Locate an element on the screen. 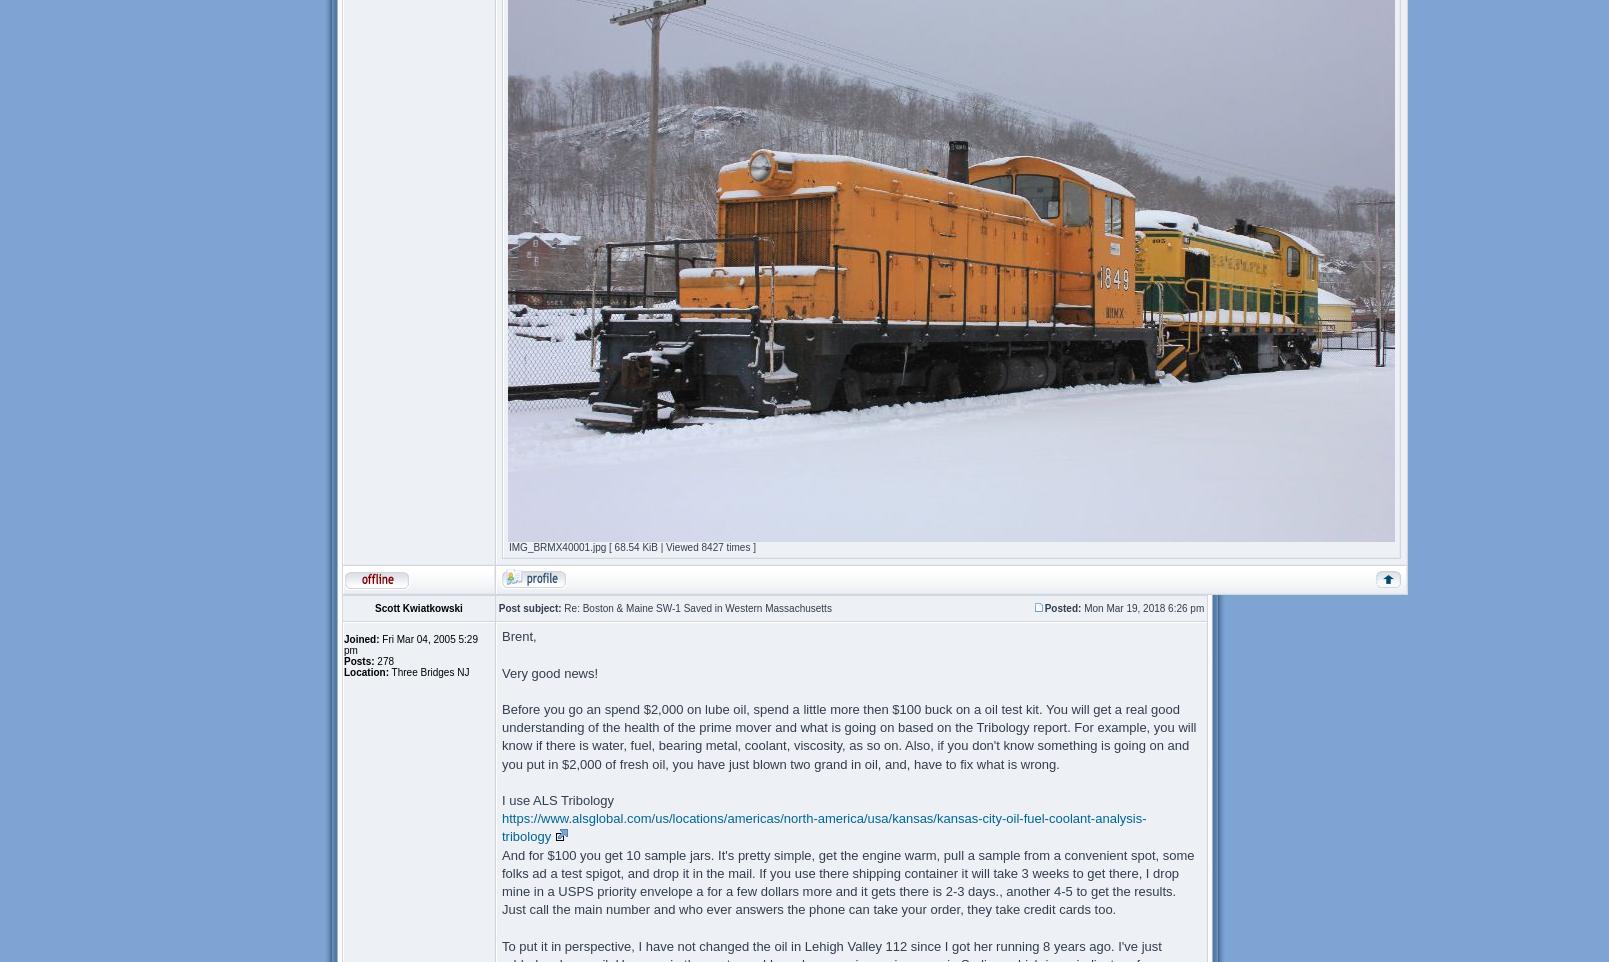 The height and width of the screenshot is (962, 1609). 'Scott Kwiatkowski' is located at coordinates (417, 607).